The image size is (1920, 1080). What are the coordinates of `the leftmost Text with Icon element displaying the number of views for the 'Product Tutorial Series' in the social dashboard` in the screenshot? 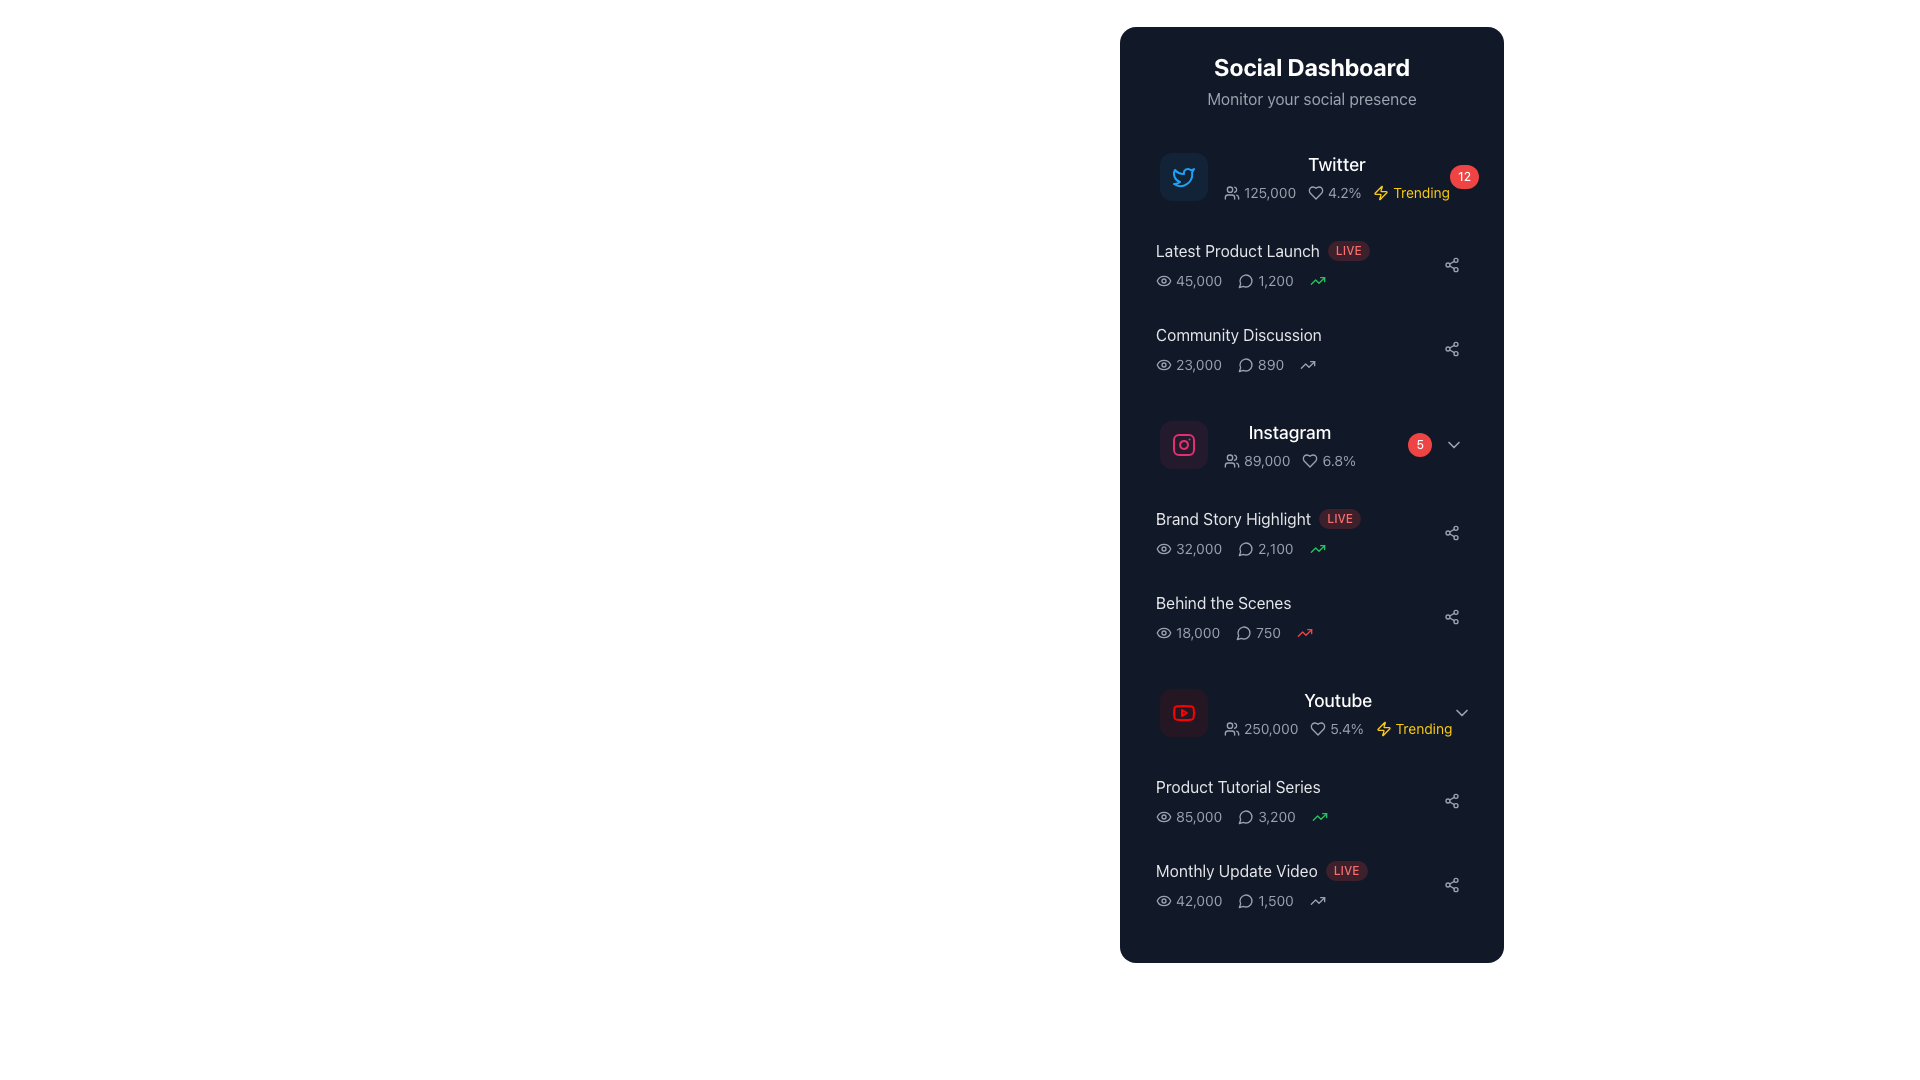 It's located at (1189, 817).